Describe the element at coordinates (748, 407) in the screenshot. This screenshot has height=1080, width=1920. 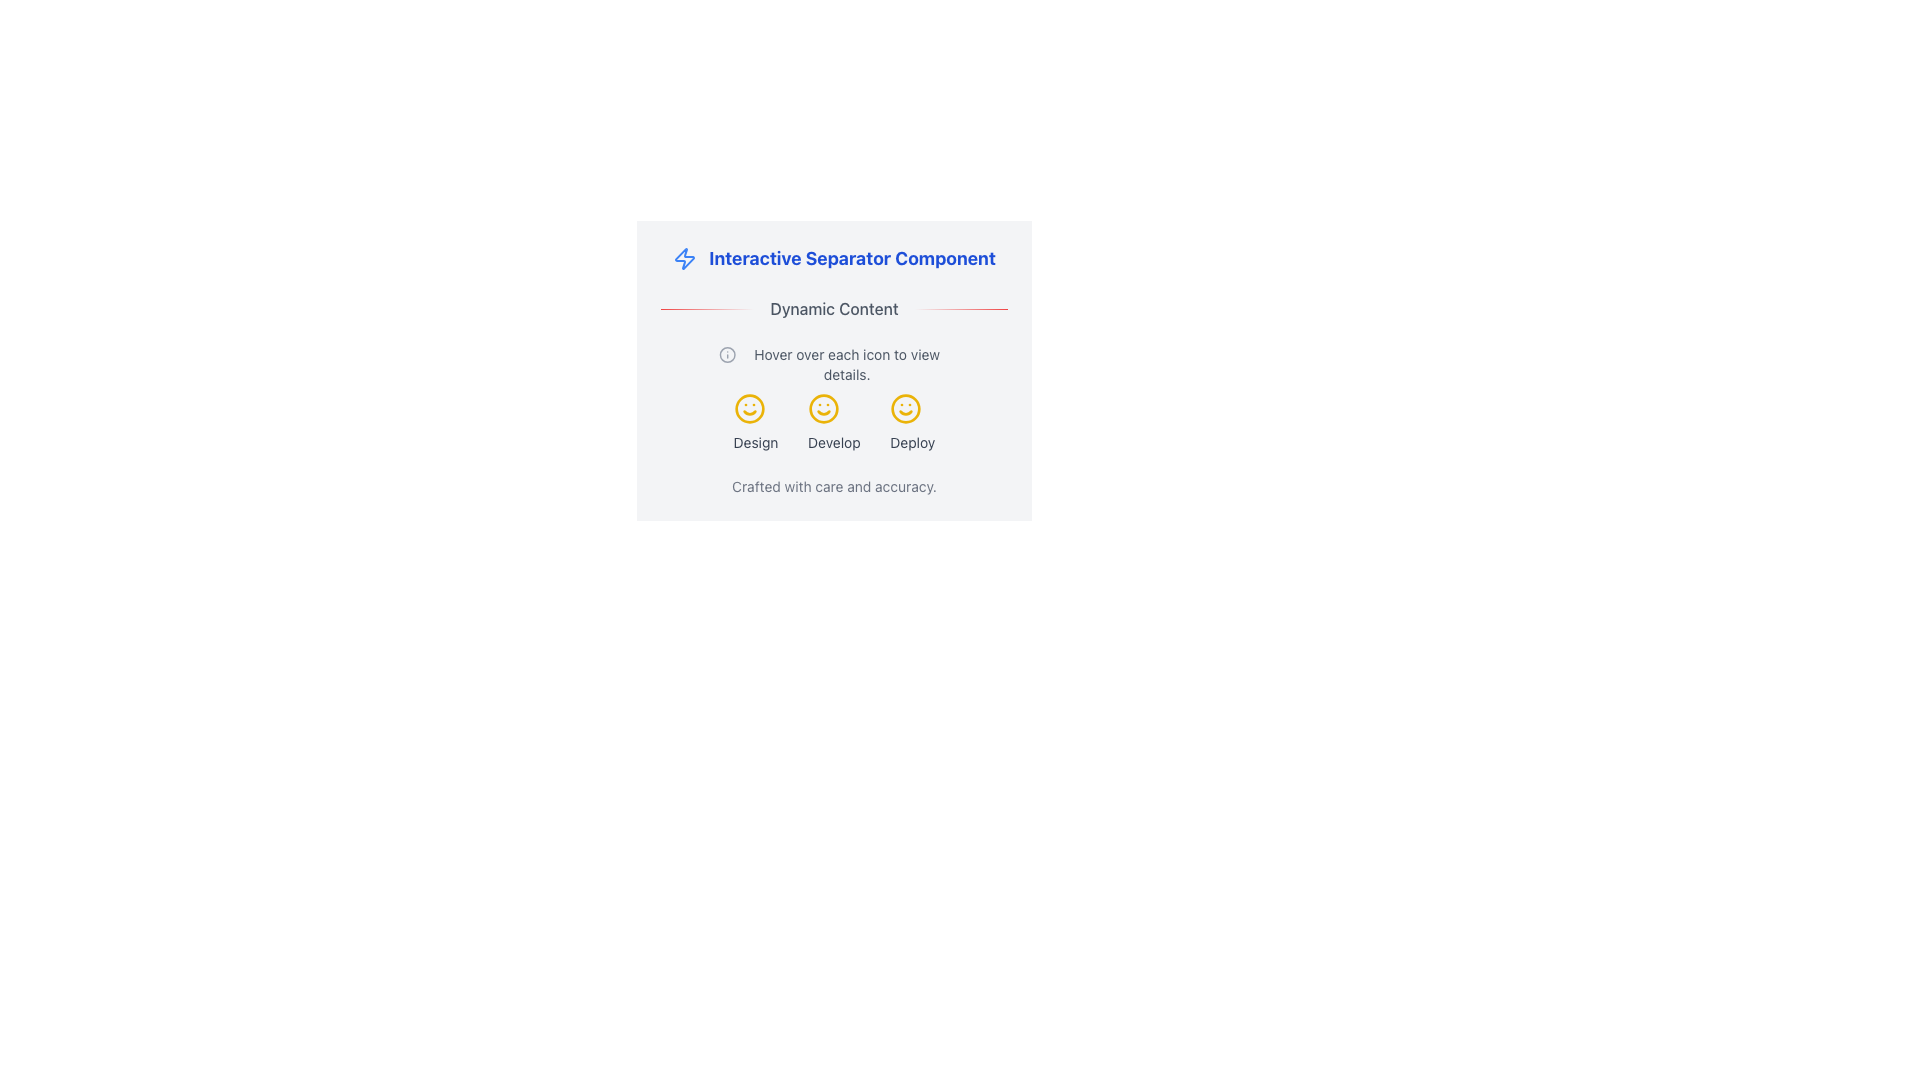
I see `the cheerful smiley face icon with a yellow outline located in the 'Design' section for information` at that location.